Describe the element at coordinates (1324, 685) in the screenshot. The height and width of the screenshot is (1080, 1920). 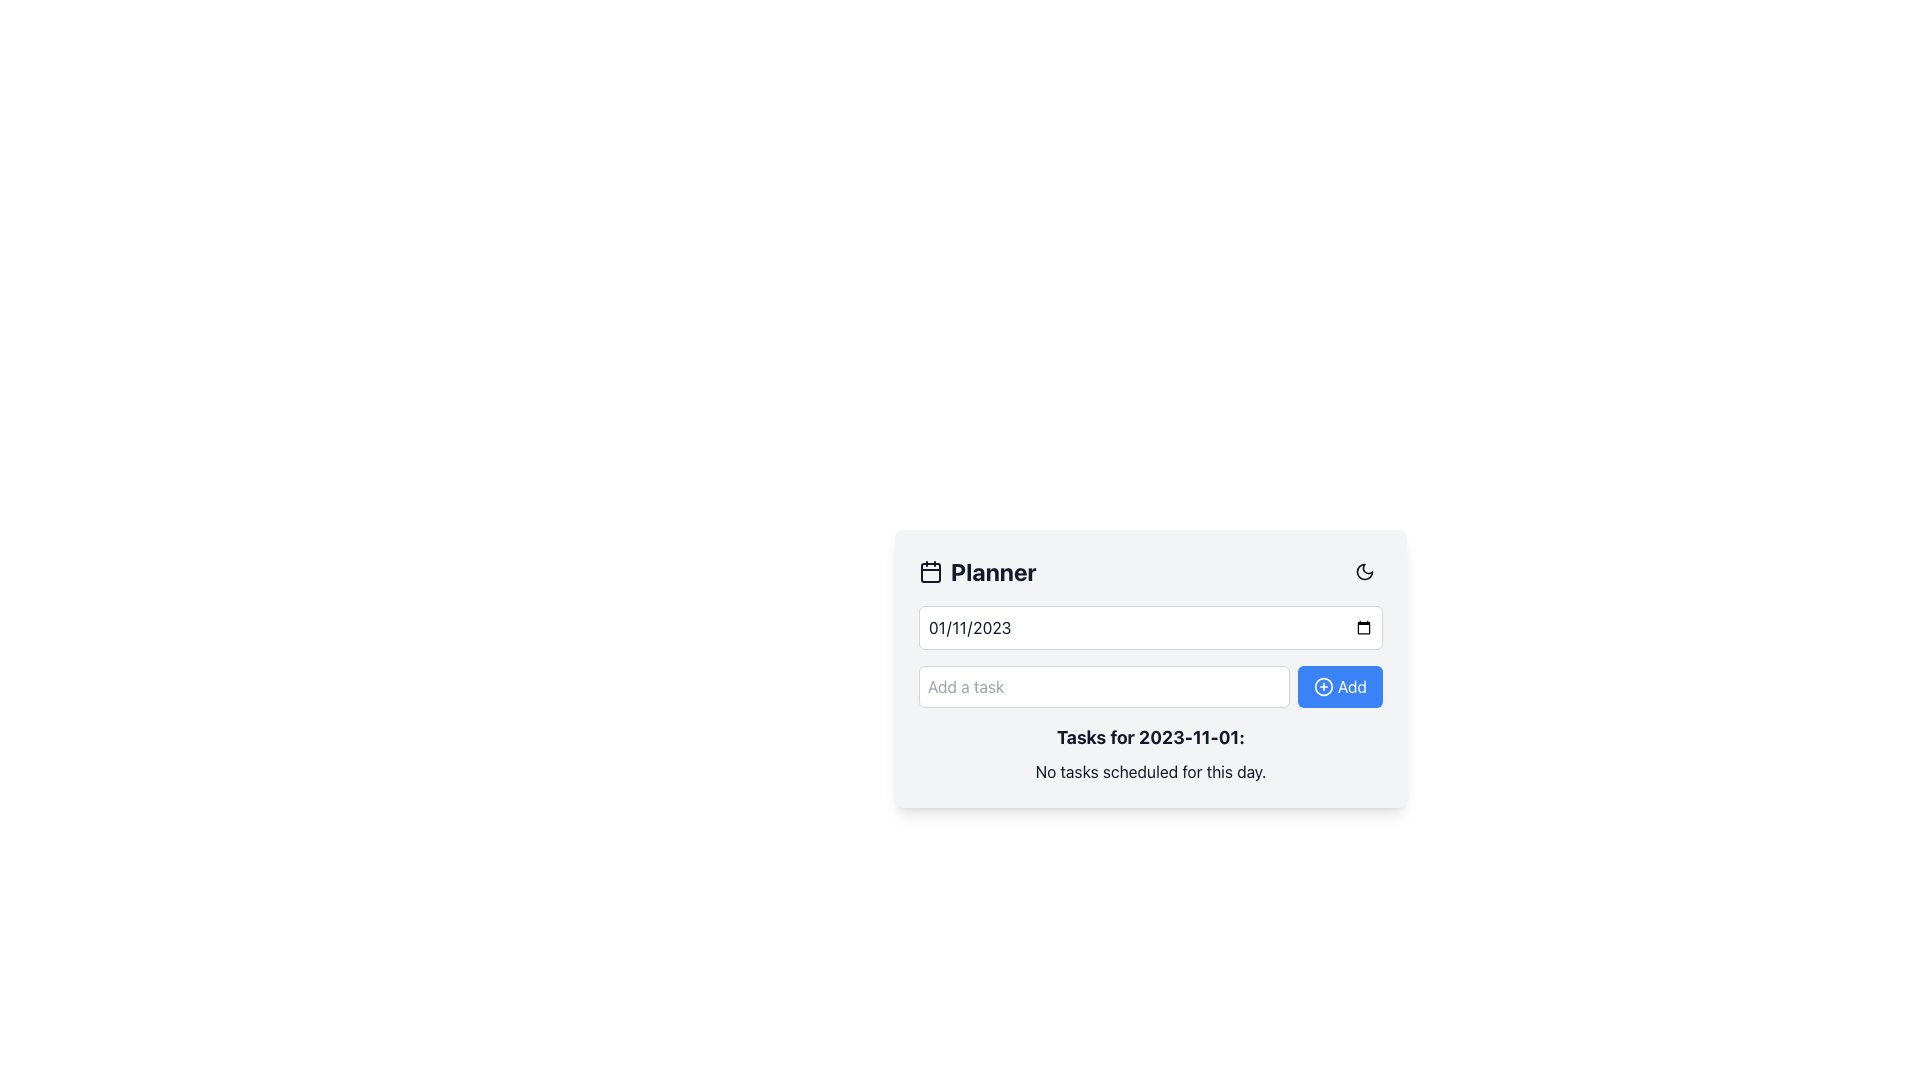
I see `the blue outlined circular icon part of the 'Add' button which contains a plus sign` at that location.